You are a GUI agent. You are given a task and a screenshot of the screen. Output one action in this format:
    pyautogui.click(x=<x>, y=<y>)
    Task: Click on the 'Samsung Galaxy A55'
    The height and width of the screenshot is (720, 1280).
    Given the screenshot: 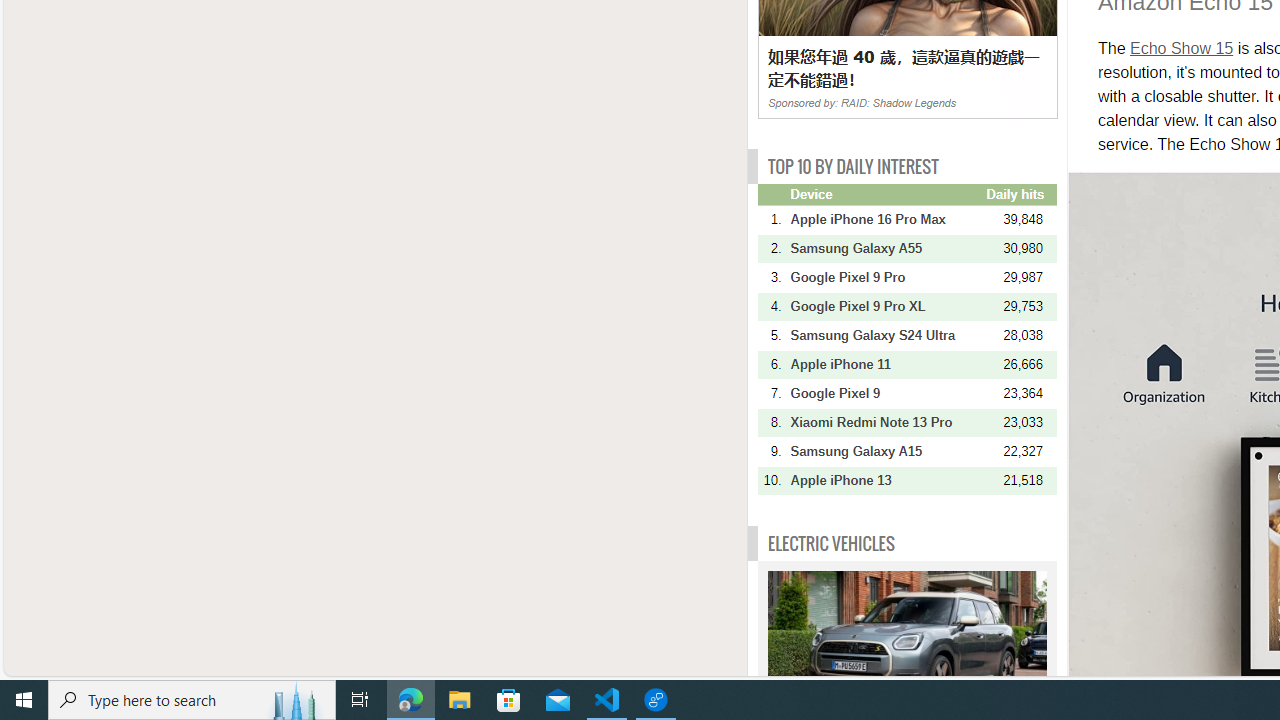 What is the action you would take?
    pyautogui.click(x=885, y=247)
    